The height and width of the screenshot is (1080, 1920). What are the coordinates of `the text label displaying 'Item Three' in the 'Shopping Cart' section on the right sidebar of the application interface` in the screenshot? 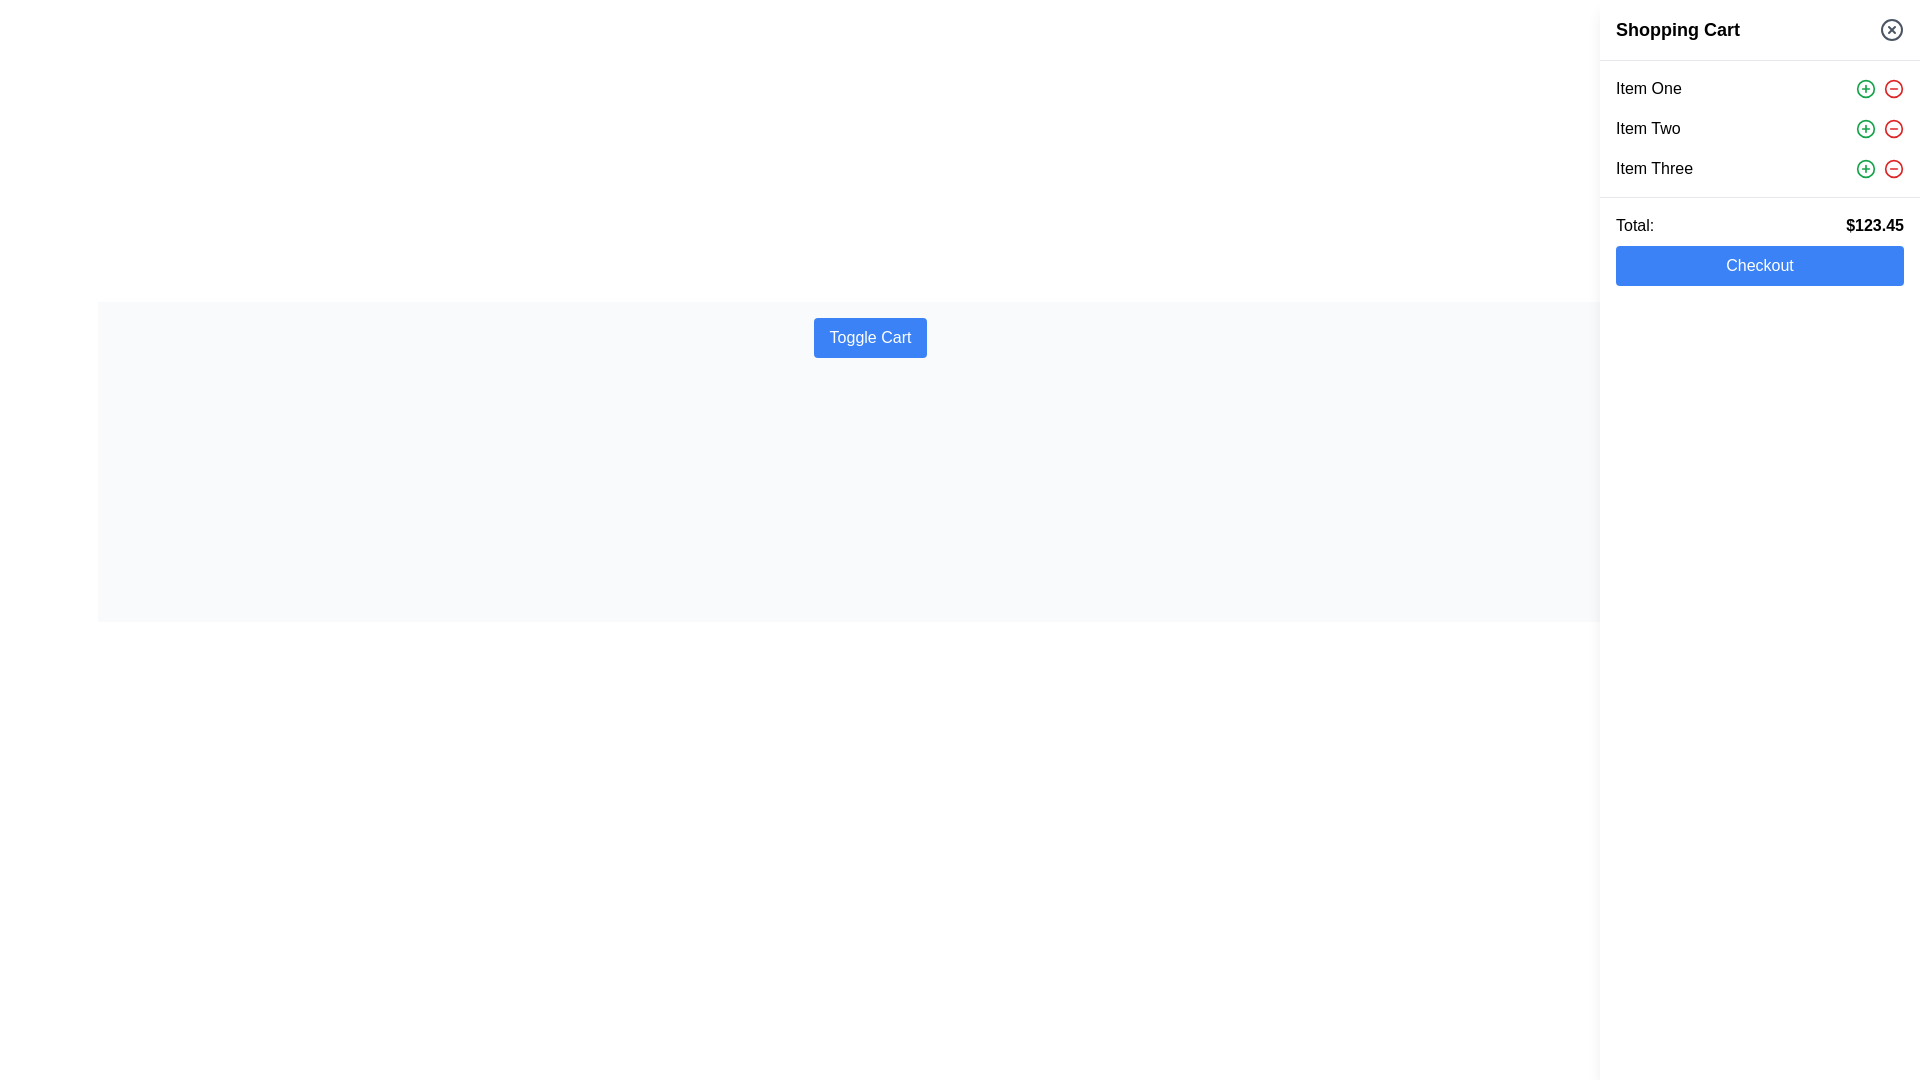 It's located at (1654, 168).